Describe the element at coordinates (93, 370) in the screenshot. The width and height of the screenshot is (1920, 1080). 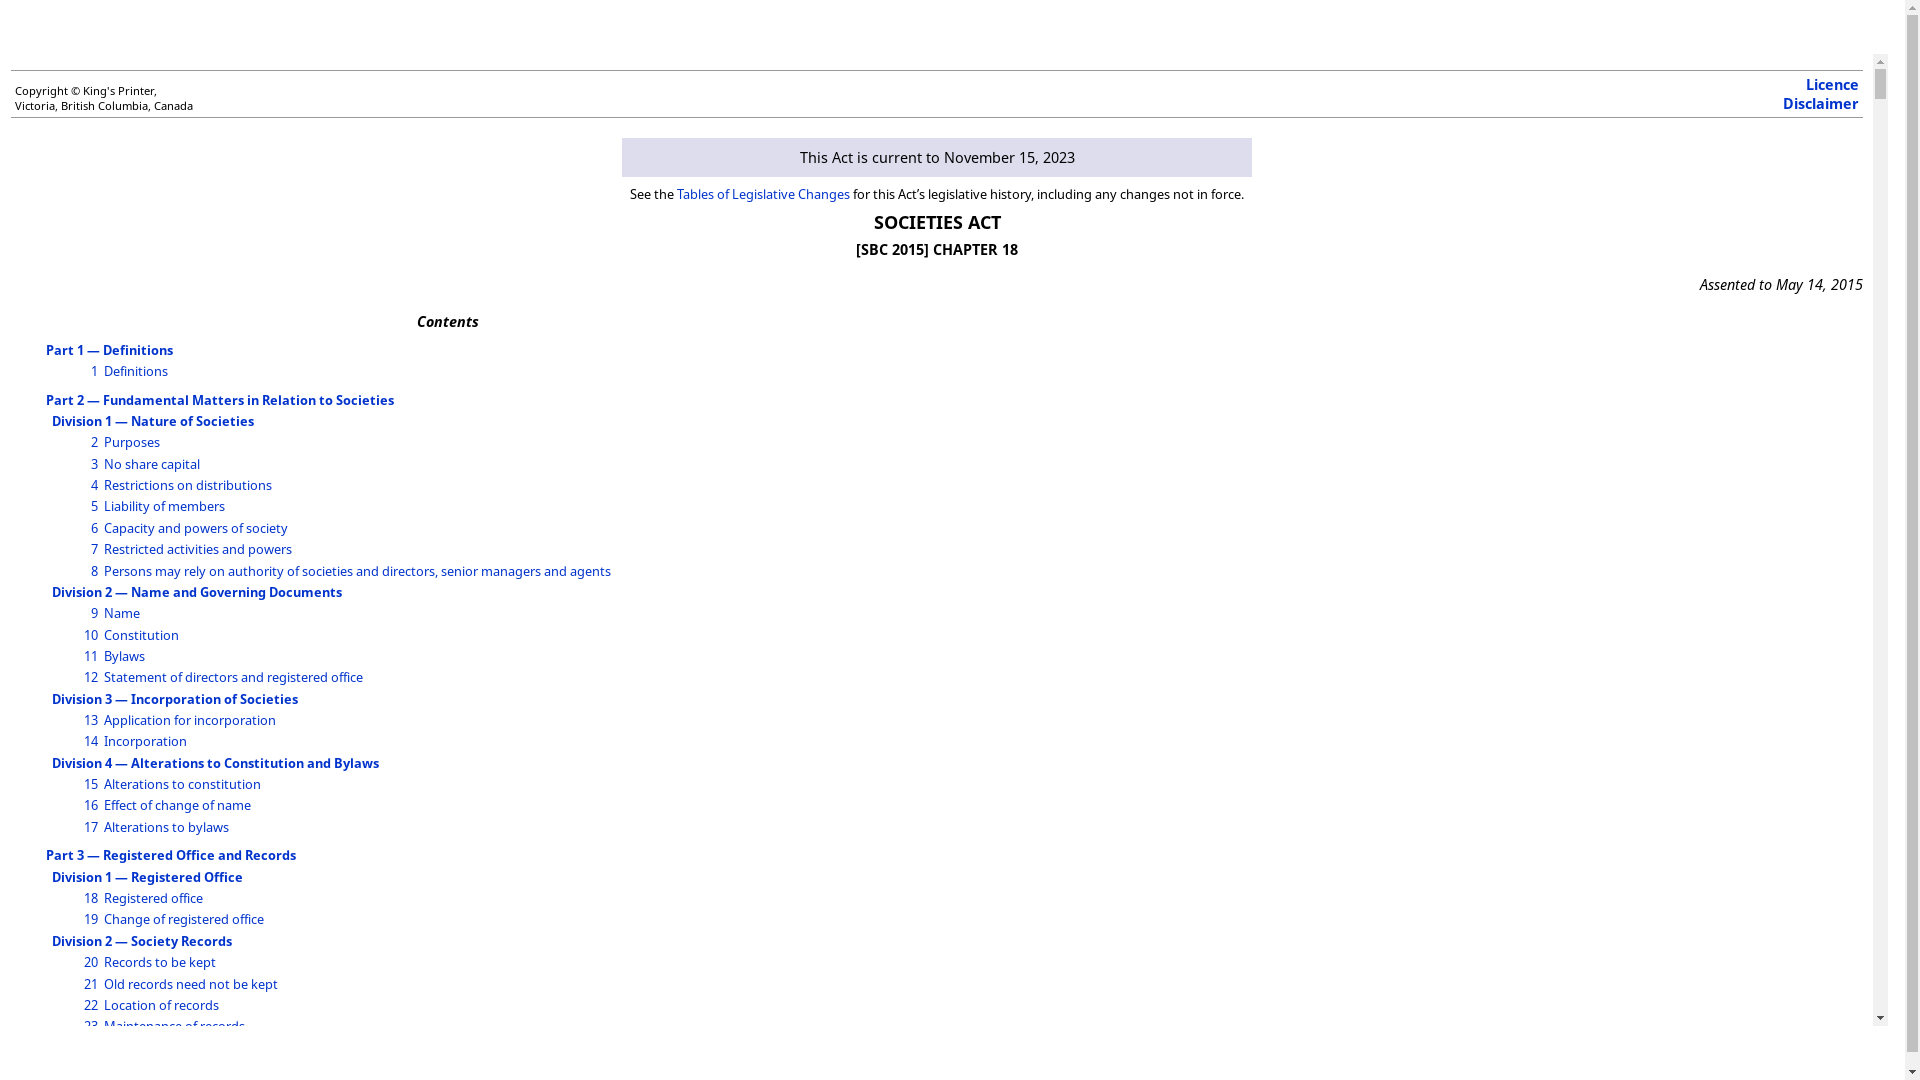
I see `'1'` at that location.